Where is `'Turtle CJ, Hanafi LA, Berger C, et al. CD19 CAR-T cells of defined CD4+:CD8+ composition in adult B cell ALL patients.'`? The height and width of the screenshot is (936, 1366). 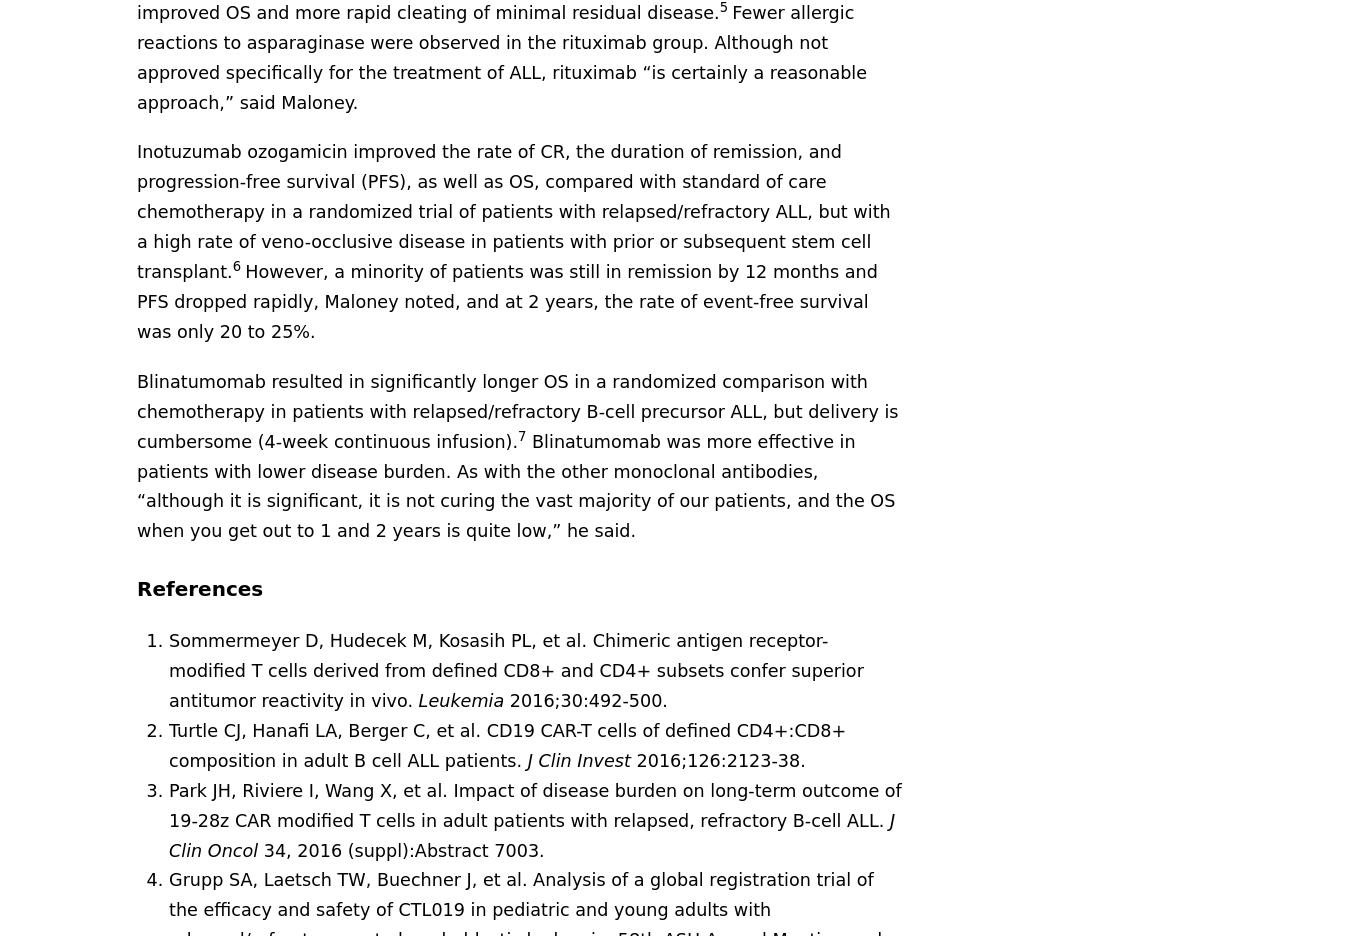 'Turtle CJ, Hanafi LA, Berger C, et al. CD19 CAR-T cells of defined CD4+:CD8+ composition in adult B cell ALL patients.' is located at coordinates (507, 744).